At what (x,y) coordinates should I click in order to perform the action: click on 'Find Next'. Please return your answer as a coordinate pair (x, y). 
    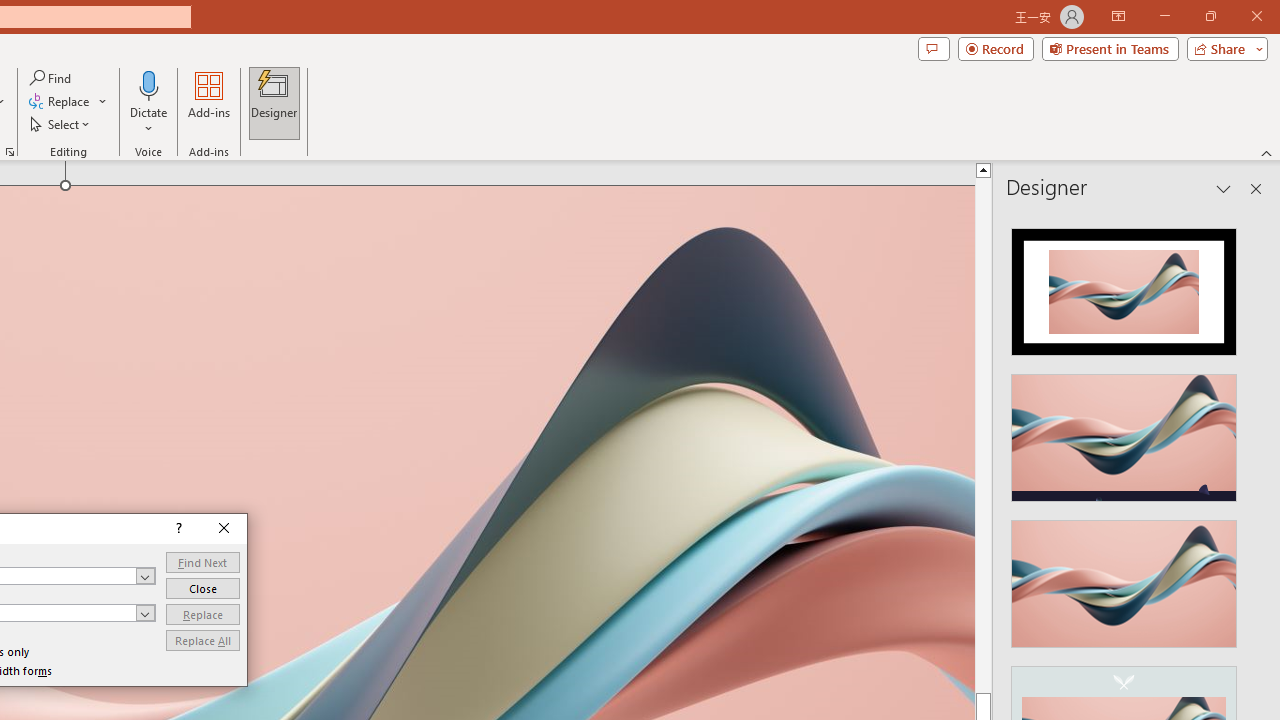
    Looking at the image, I should click on (202, 562).